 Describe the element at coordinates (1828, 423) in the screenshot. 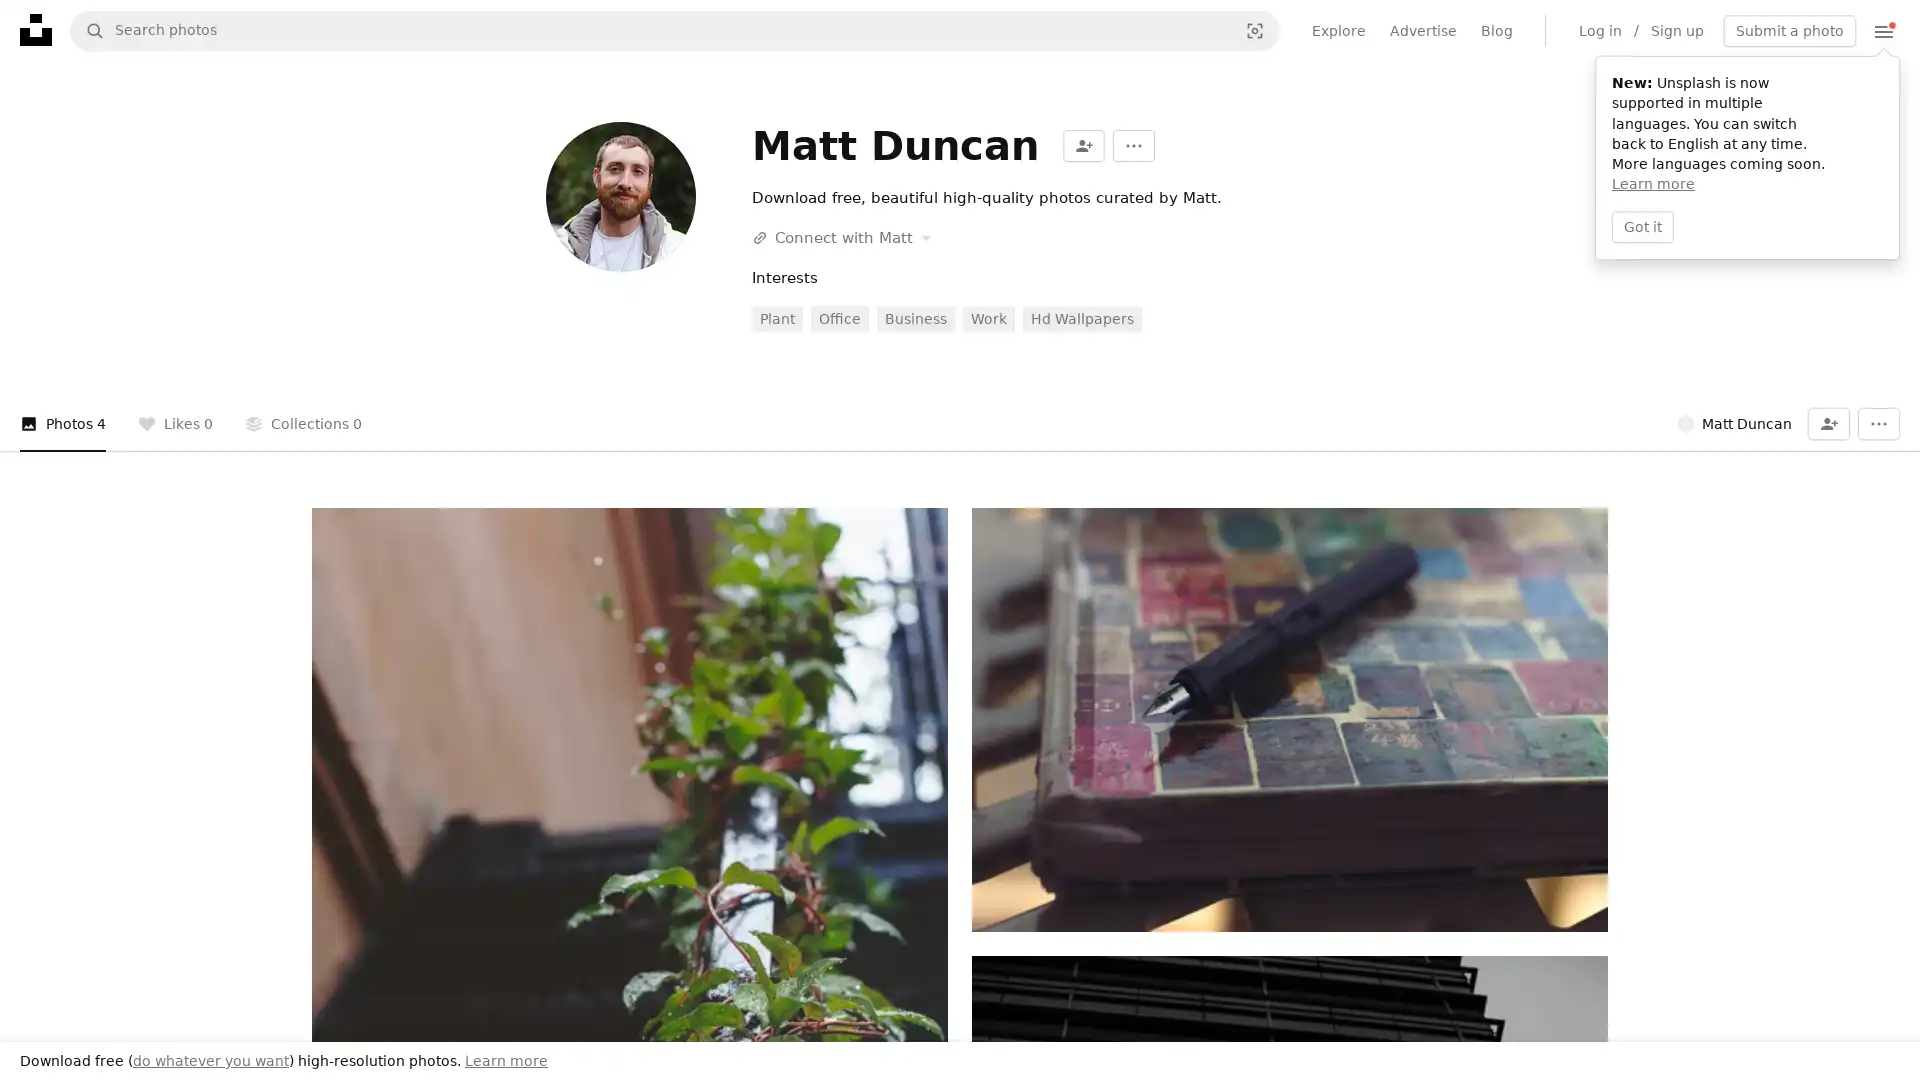

I see `Follow` at that location.